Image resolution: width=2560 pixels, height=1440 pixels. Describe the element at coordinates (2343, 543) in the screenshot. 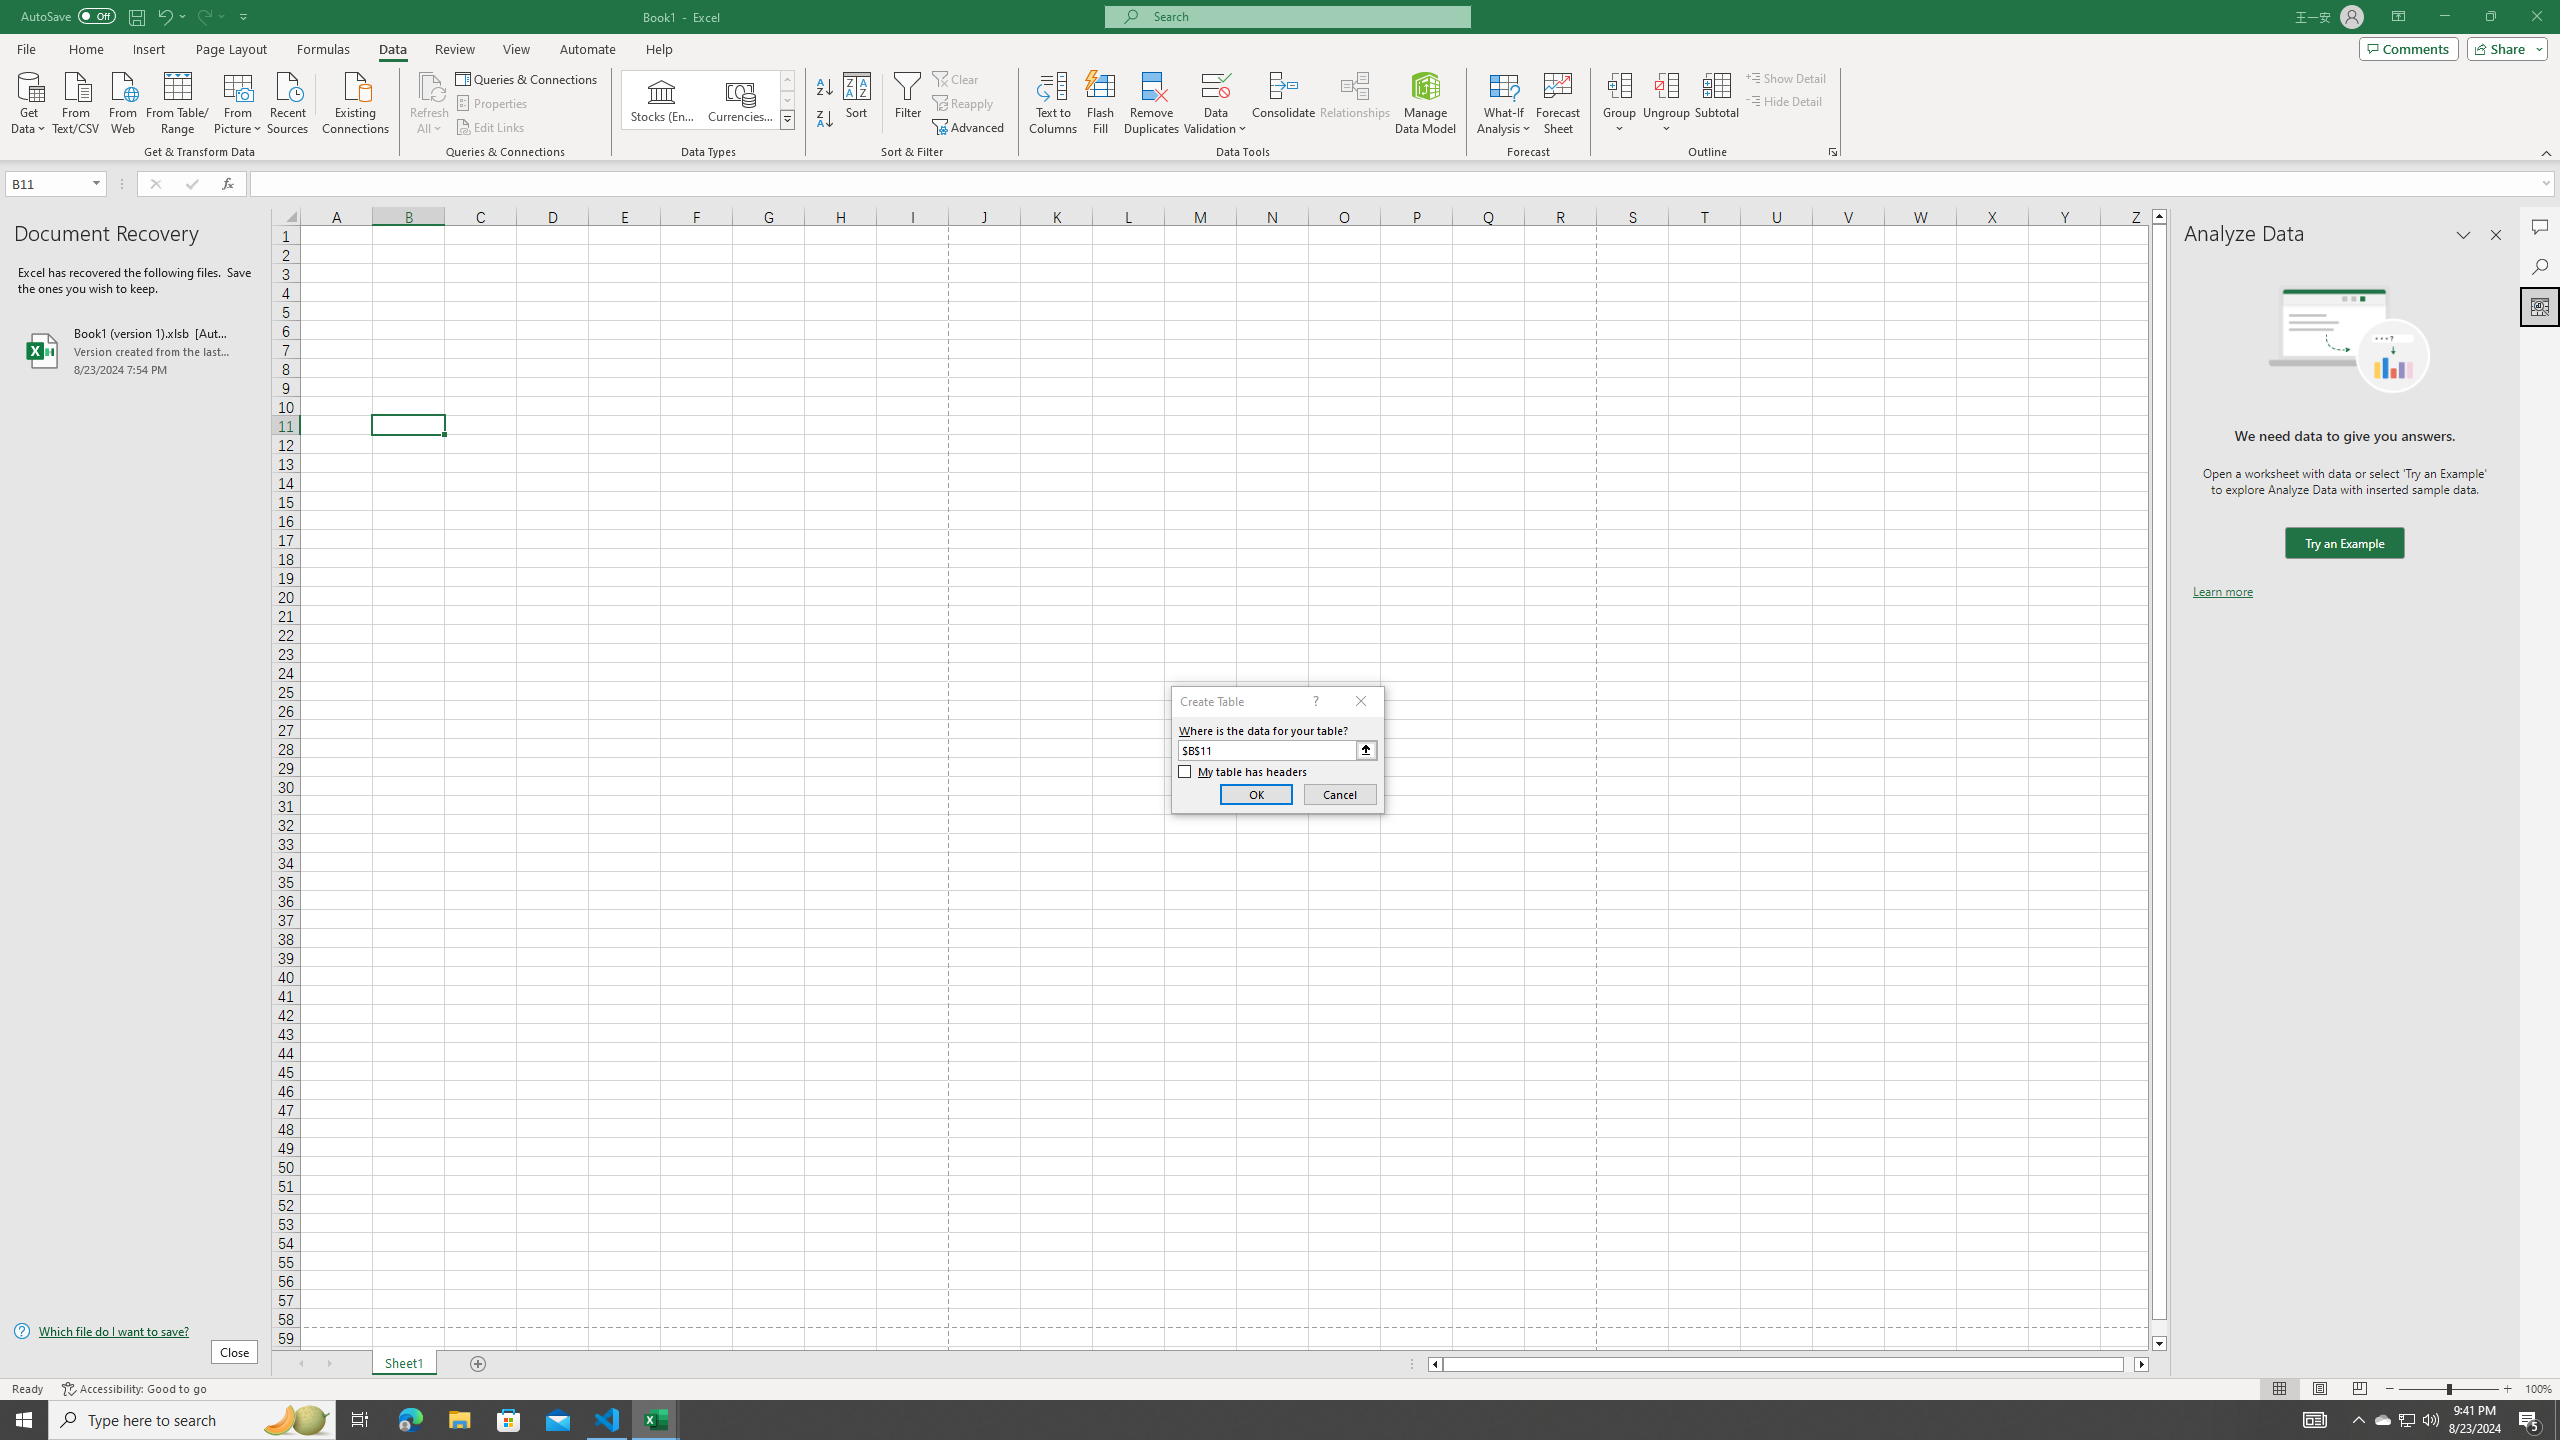

I see `'We need data to give you answers. Try an Example'` at that location.